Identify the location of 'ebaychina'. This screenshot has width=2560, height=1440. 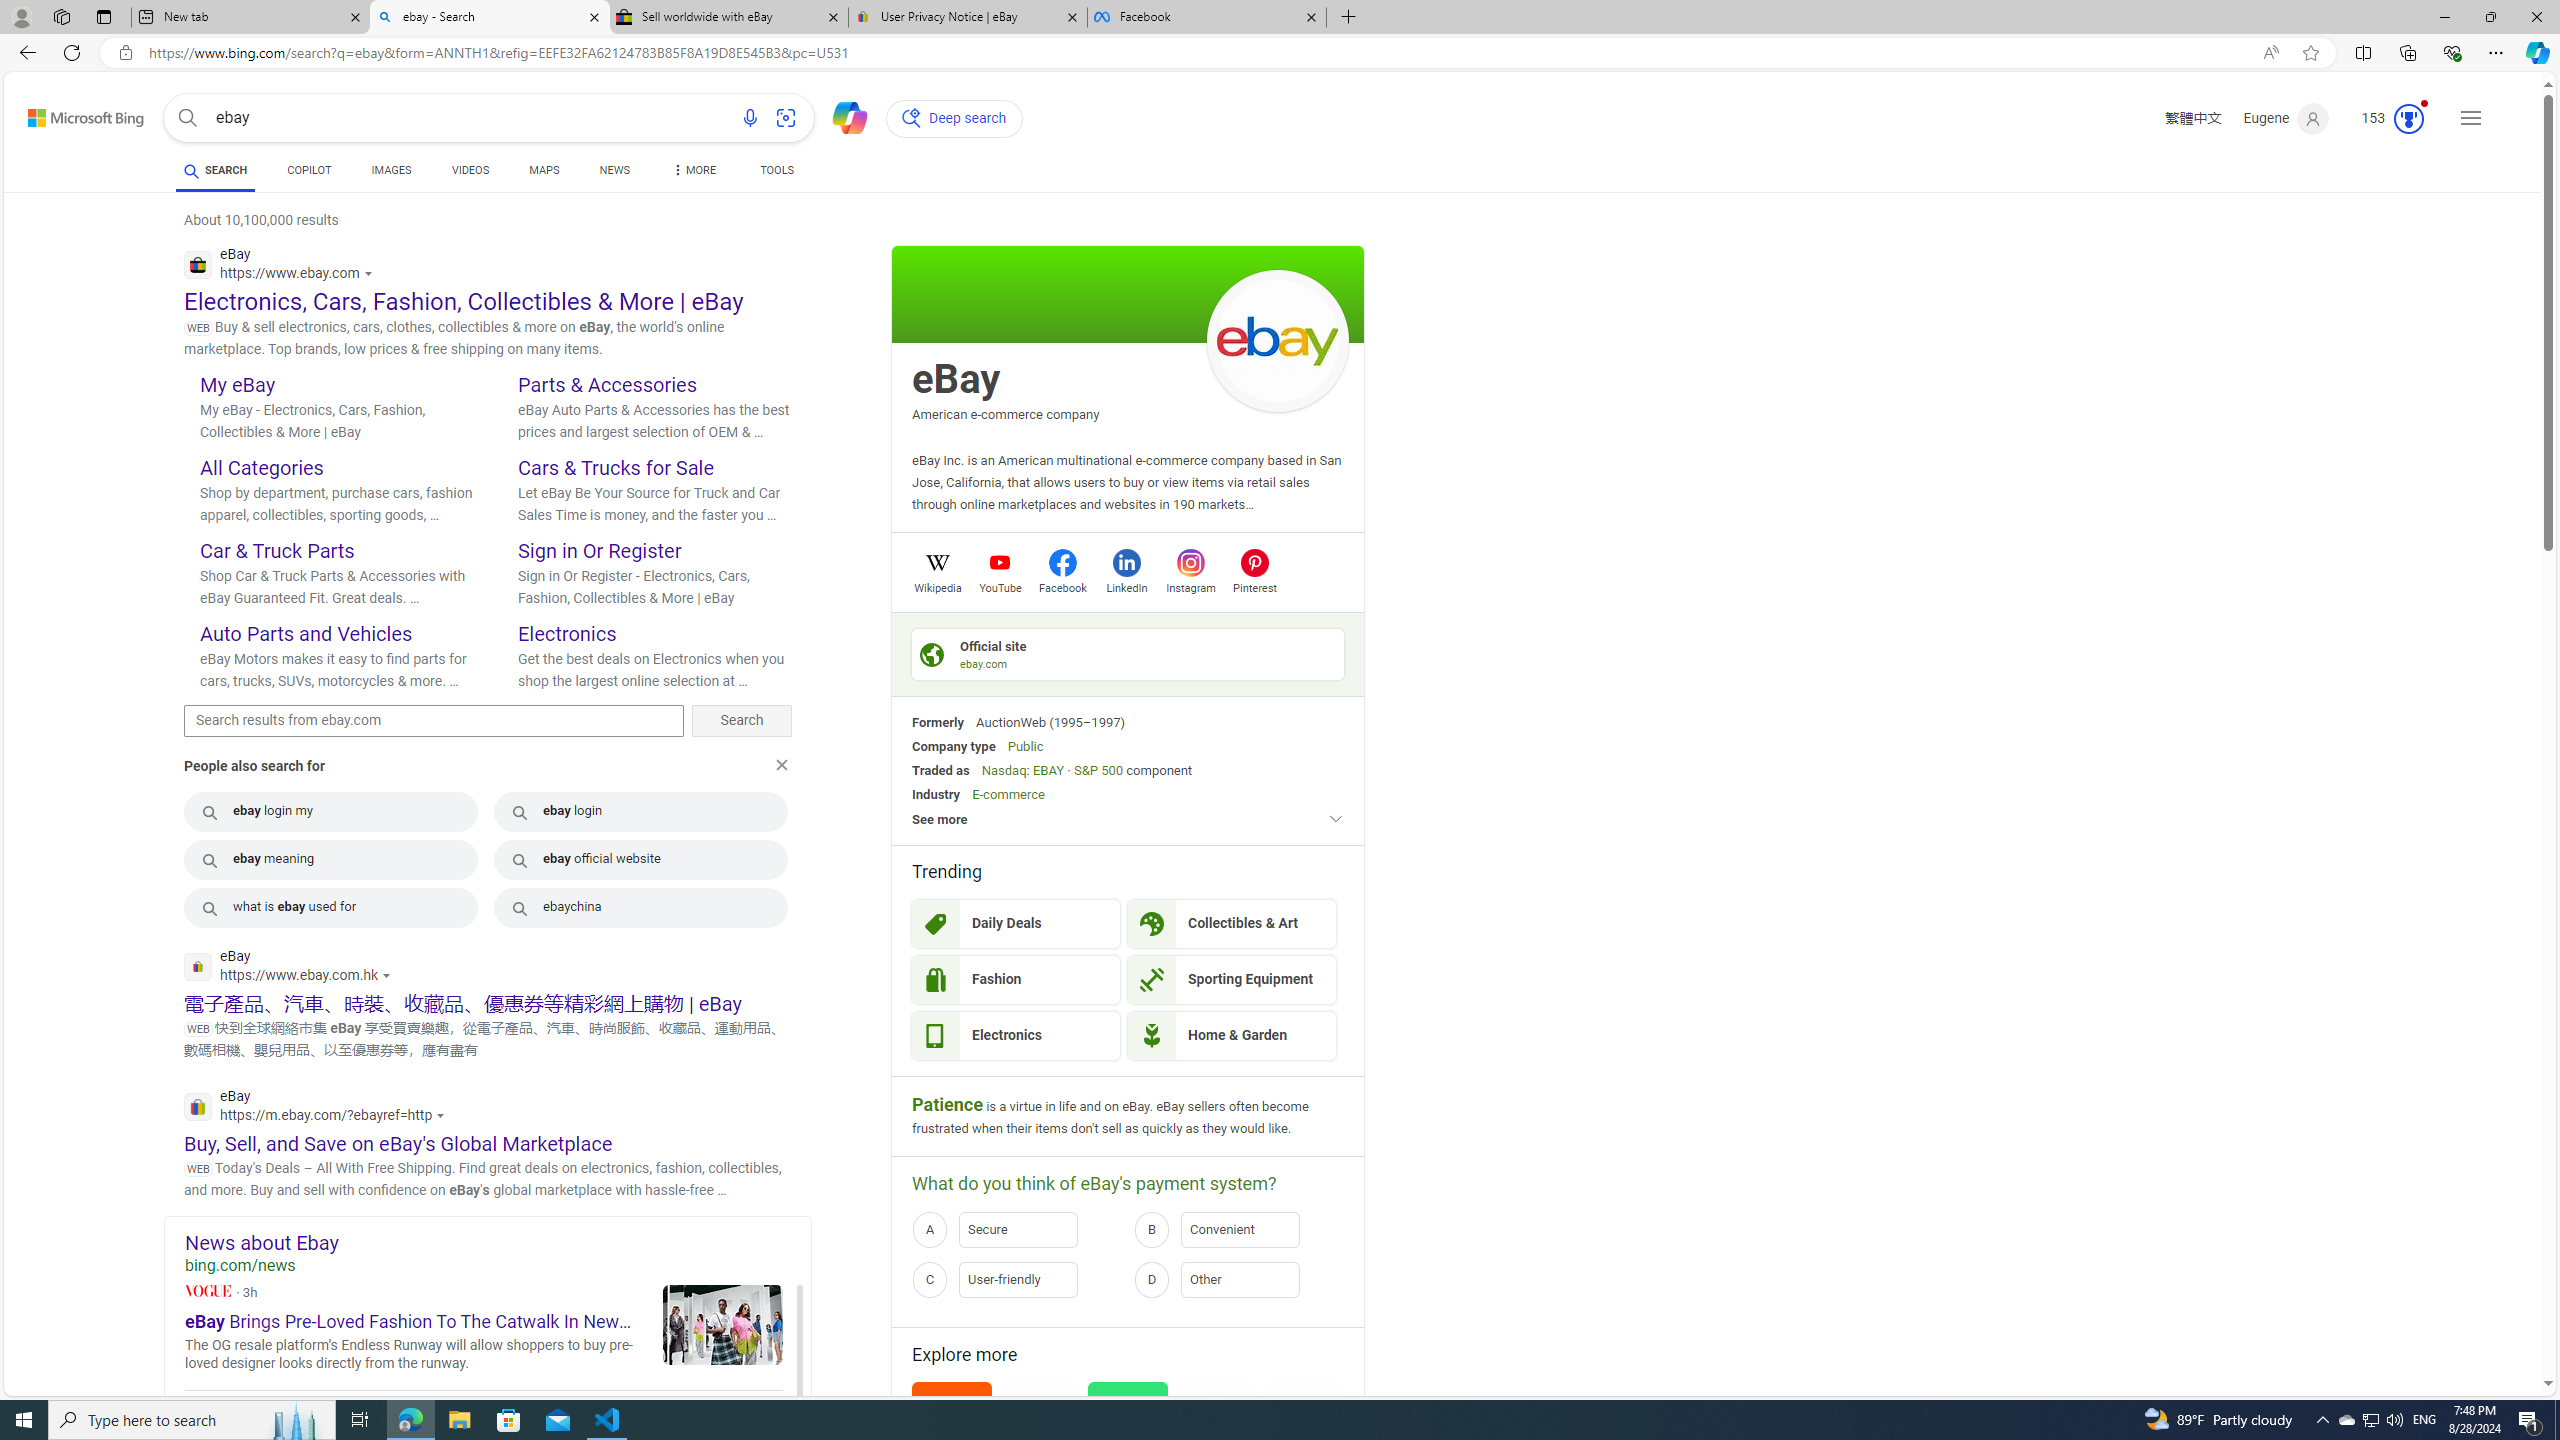
(640, 907).